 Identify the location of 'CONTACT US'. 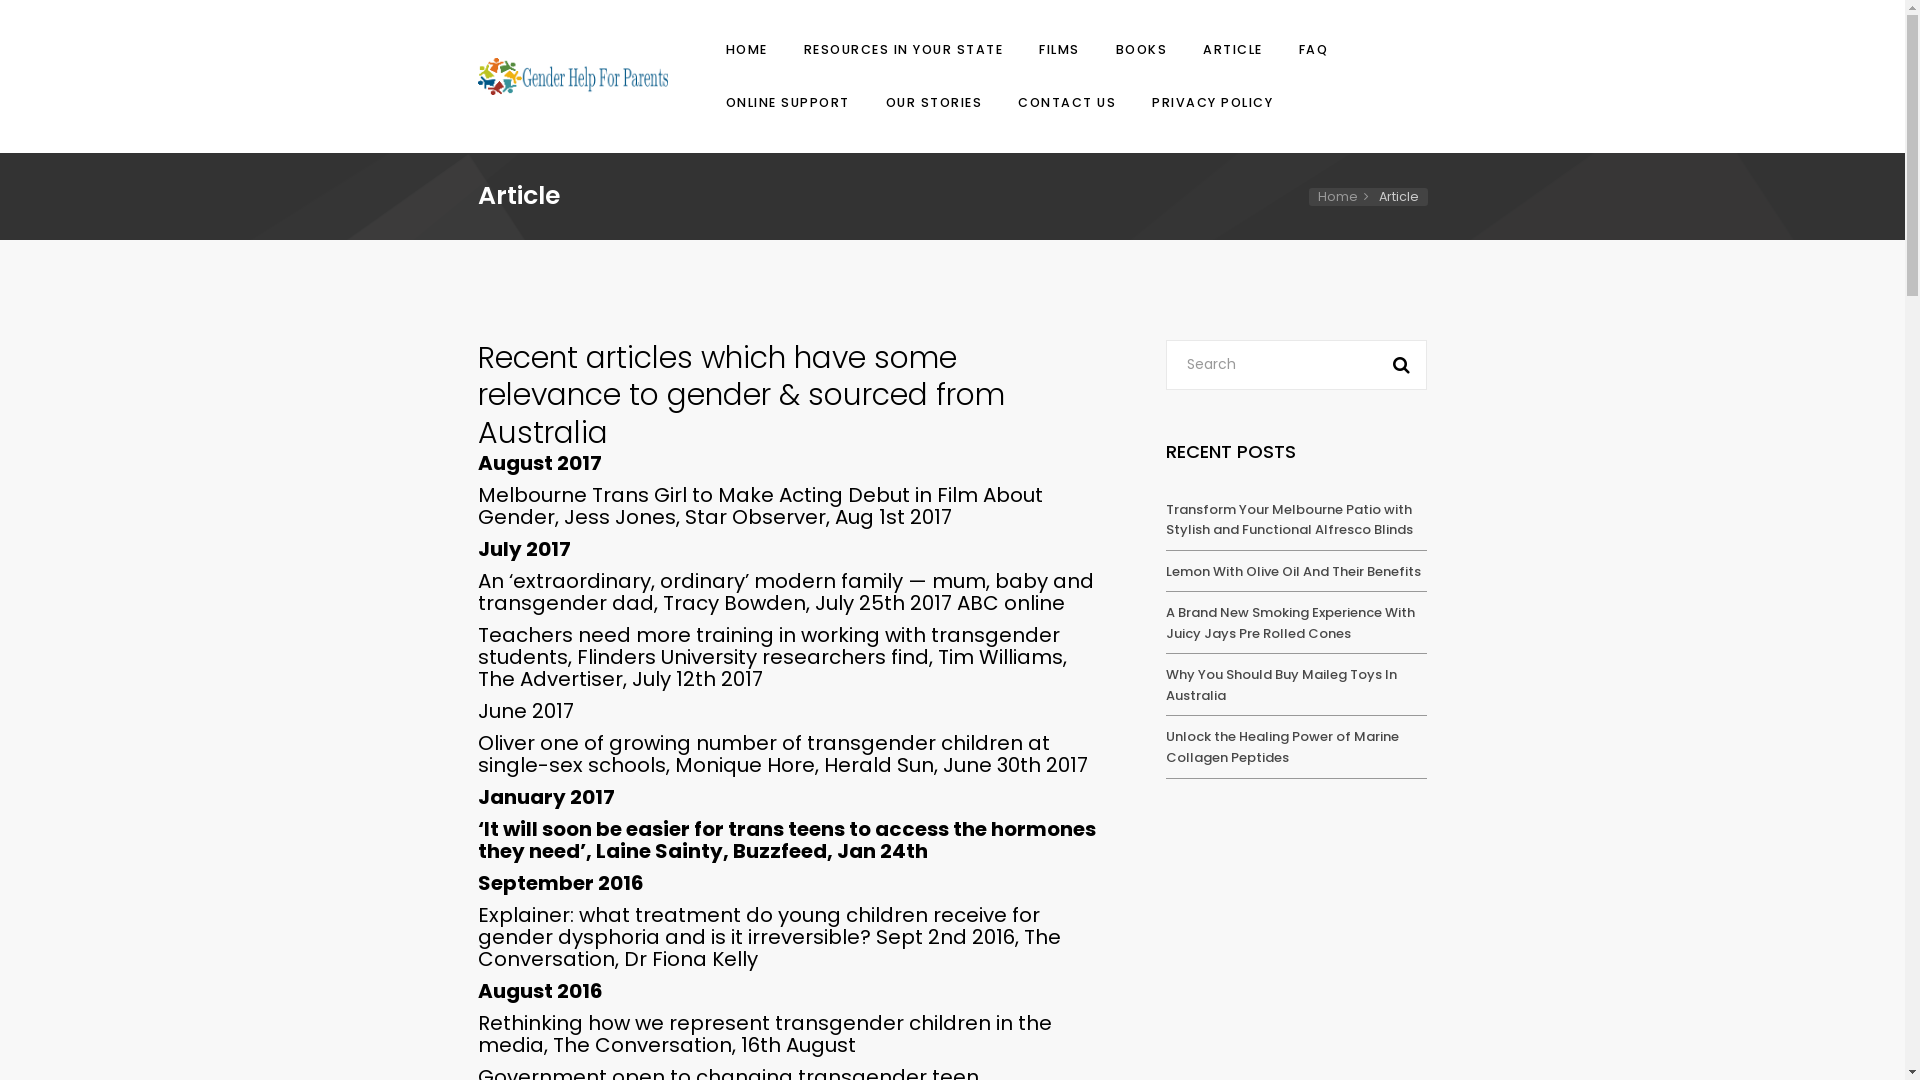
(1065, 102).